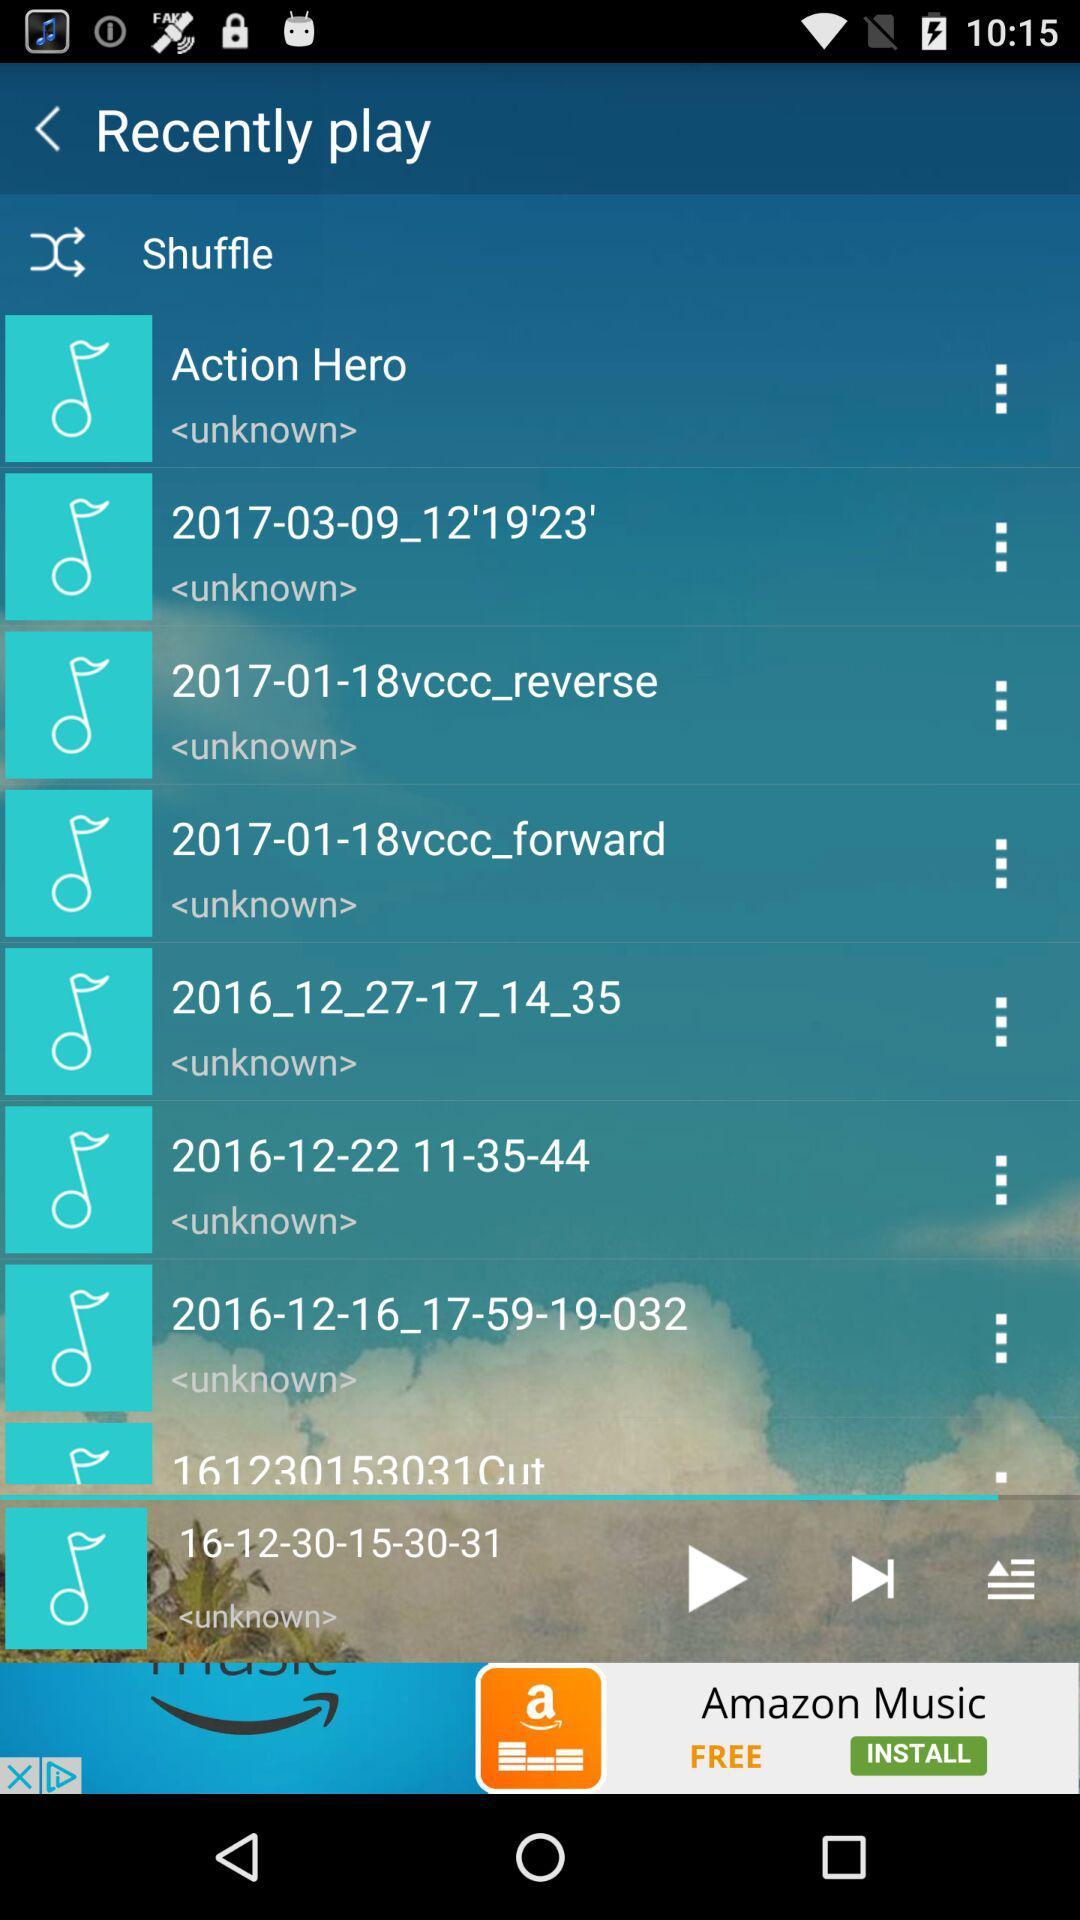  What do you see at coordinates (870, 1577) in the screenshot?
I see `auto player` at bounding box center [870, 1577].